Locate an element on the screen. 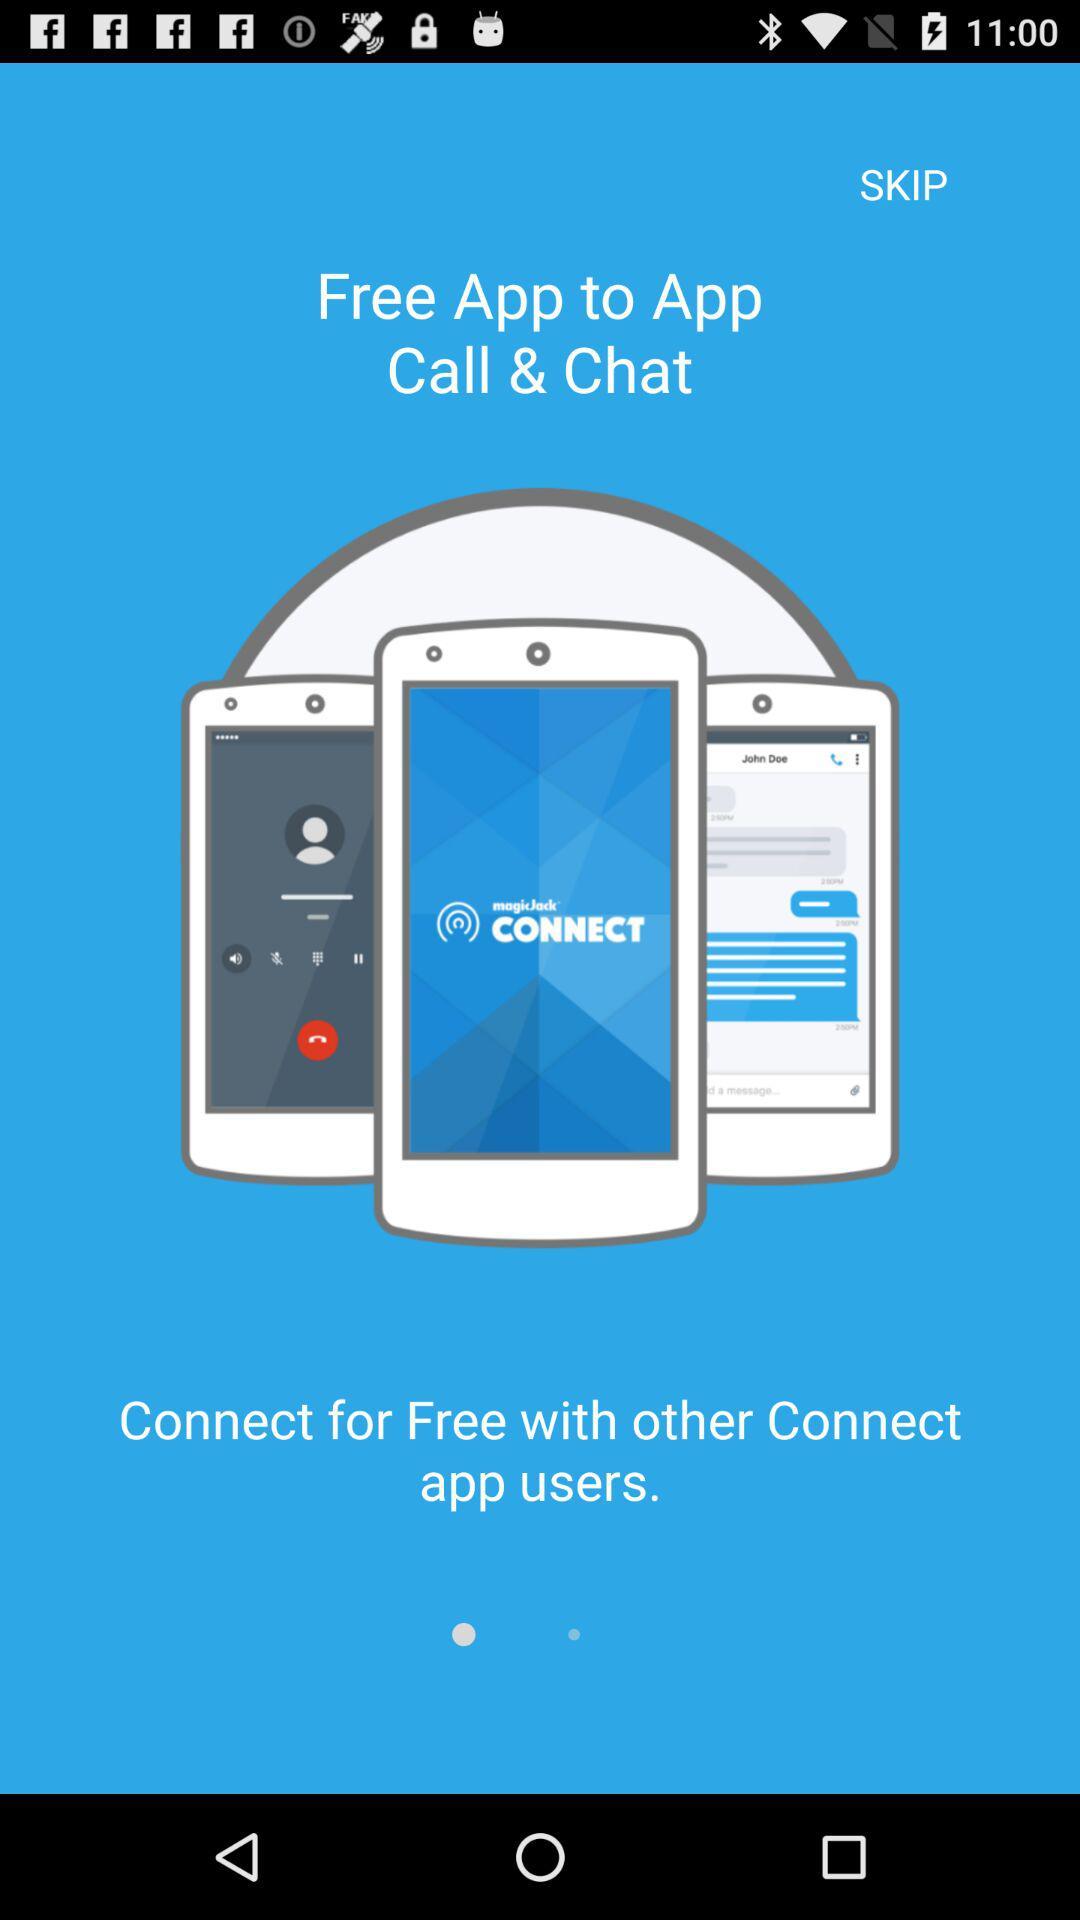  skip item is located at coordinates (903, 156).